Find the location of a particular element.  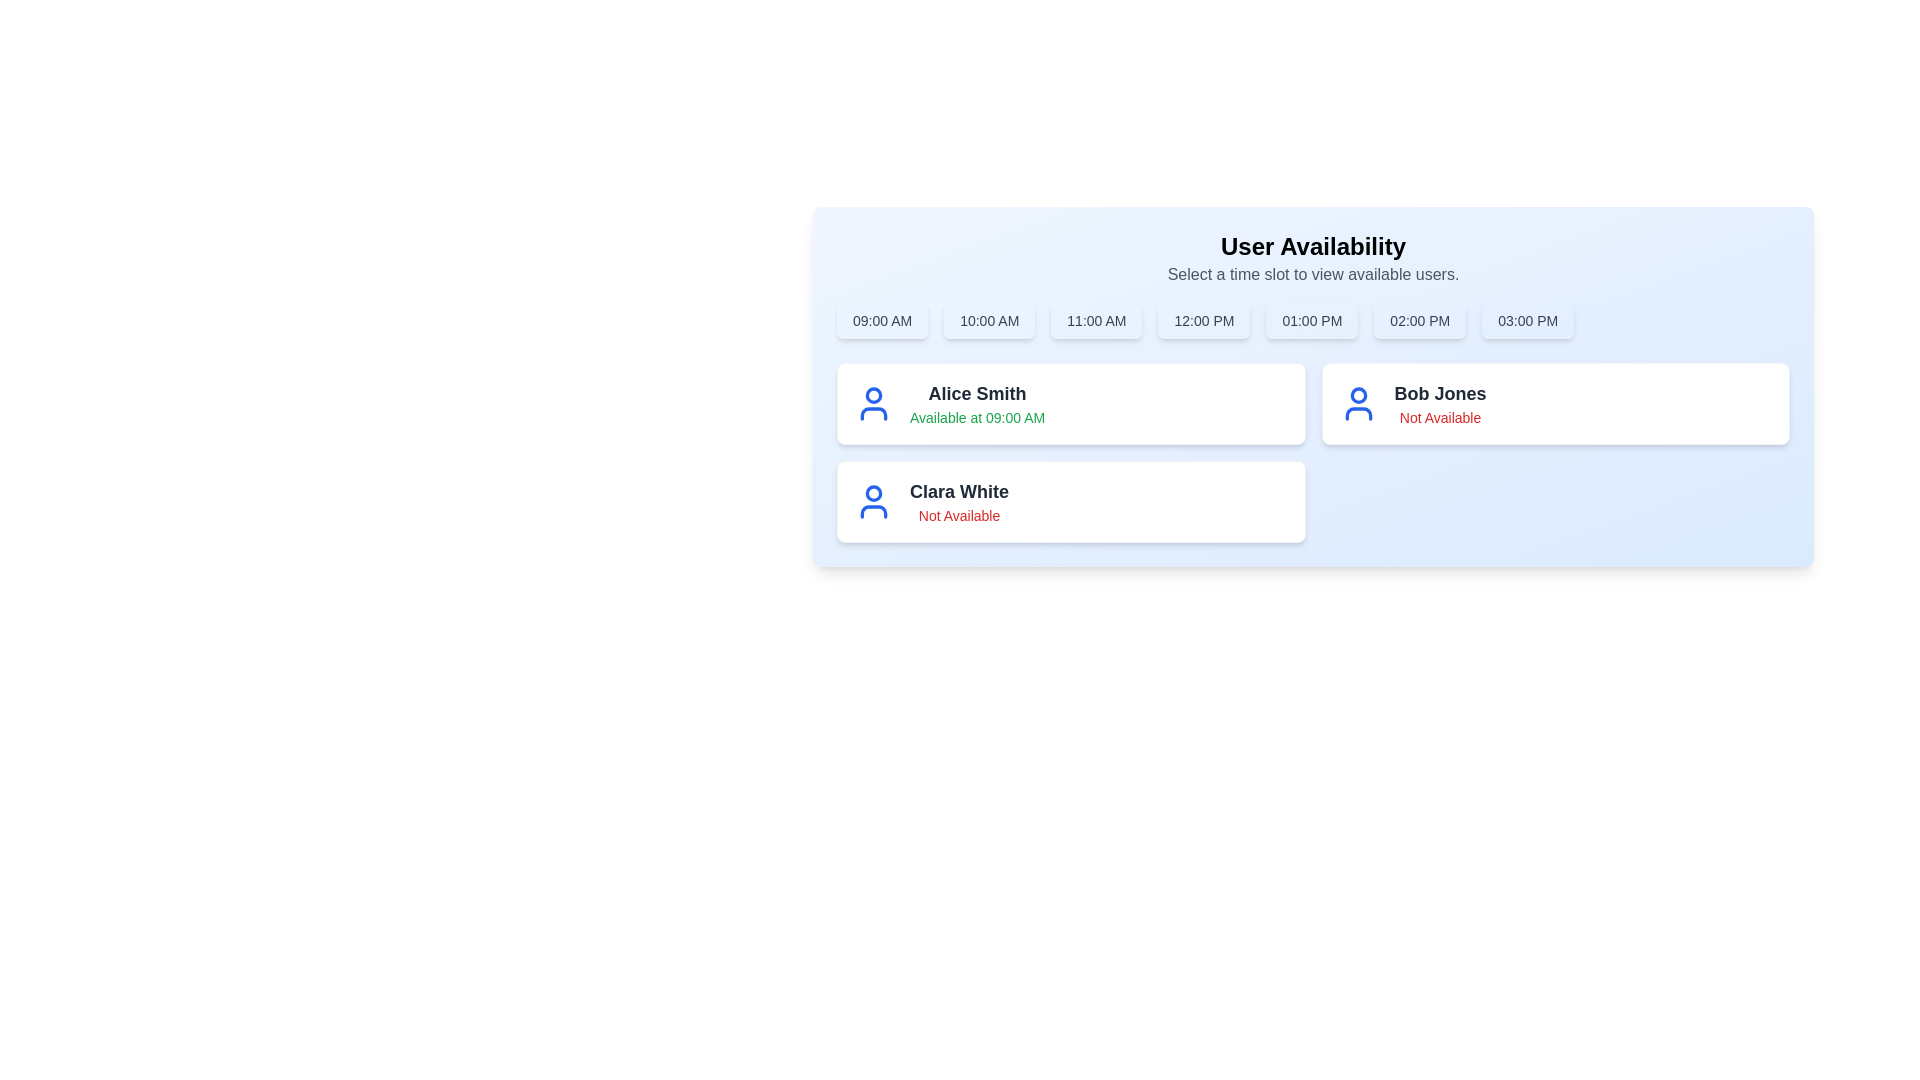

the Text Label displaying 'Clara White', which is styled in dark gray and located in the second slot of the left column within the user availability section is located at coordinates (958, 492).